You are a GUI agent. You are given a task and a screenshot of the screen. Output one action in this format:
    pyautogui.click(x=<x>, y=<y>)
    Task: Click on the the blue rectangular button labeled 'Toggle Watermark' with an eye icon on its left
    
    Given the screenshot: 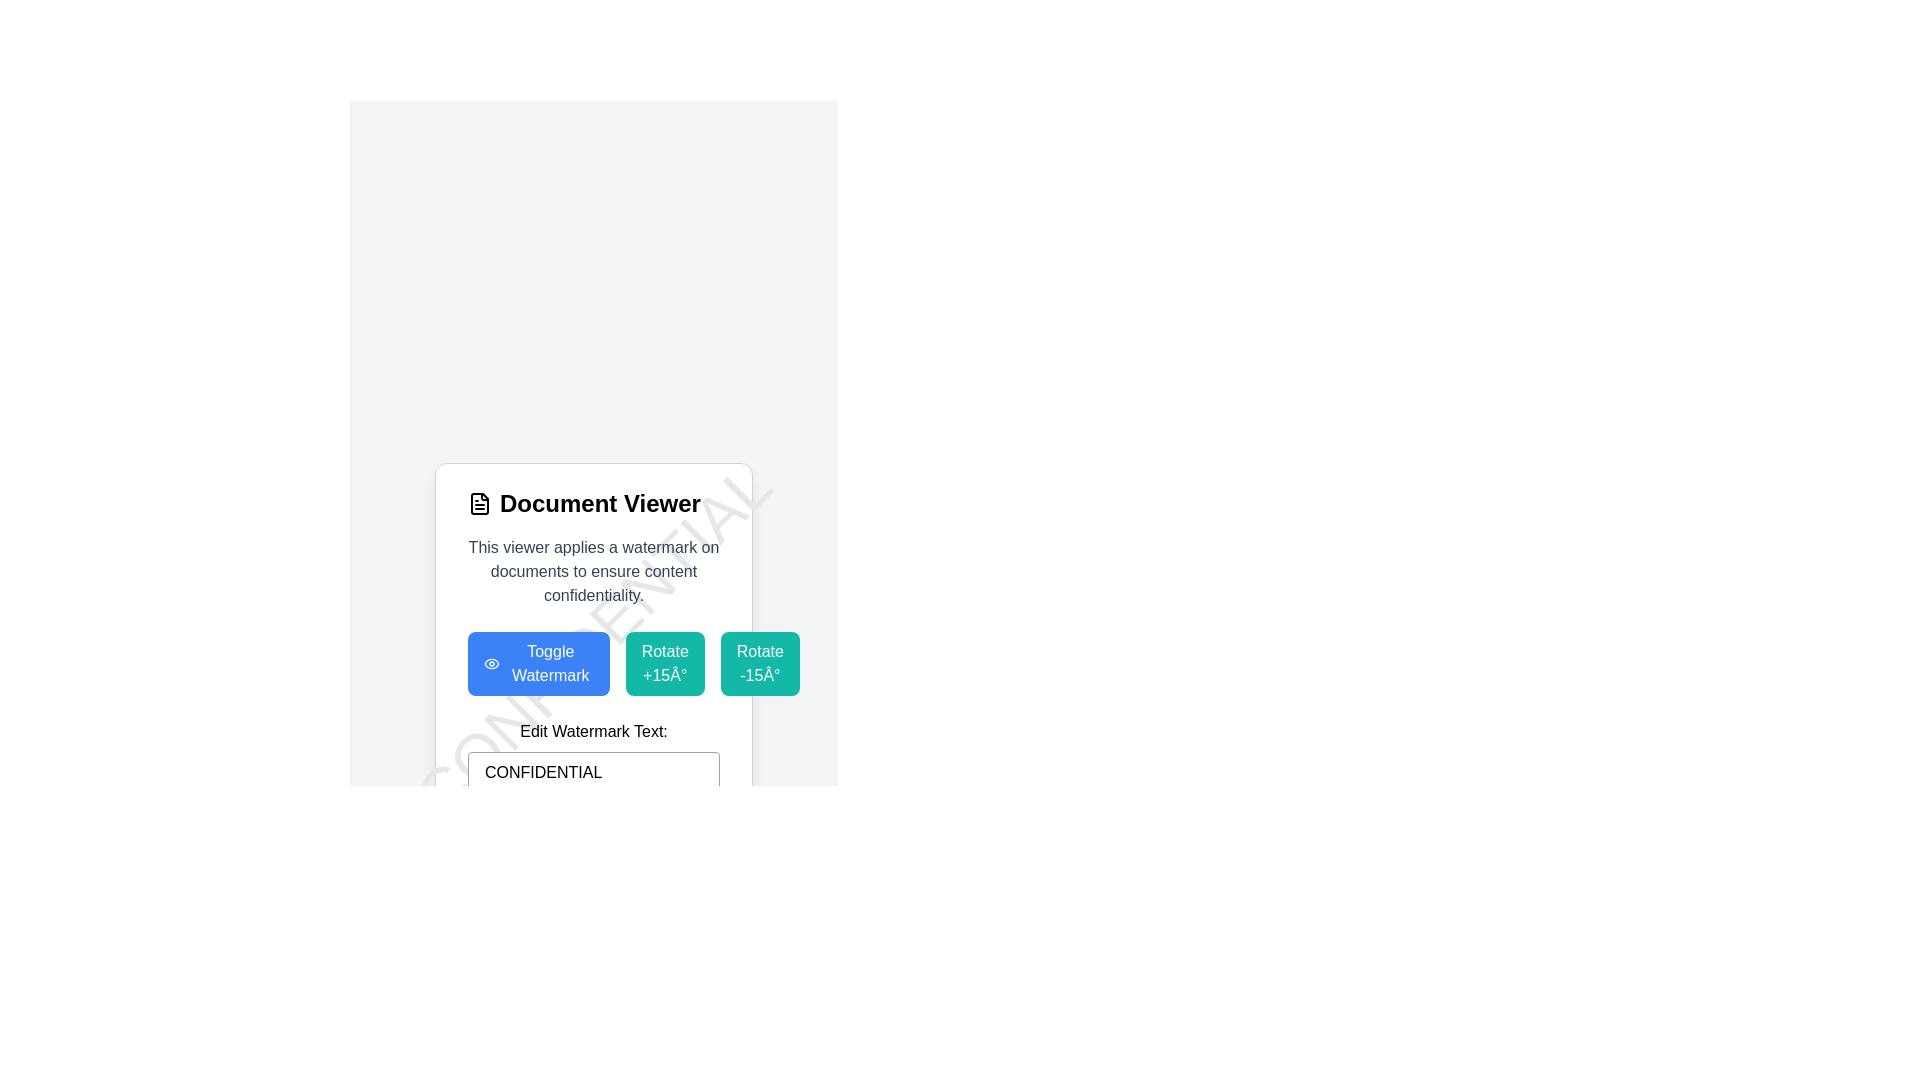 What is the action you would take?
    pyautogui.click(x=593, y=663)
    